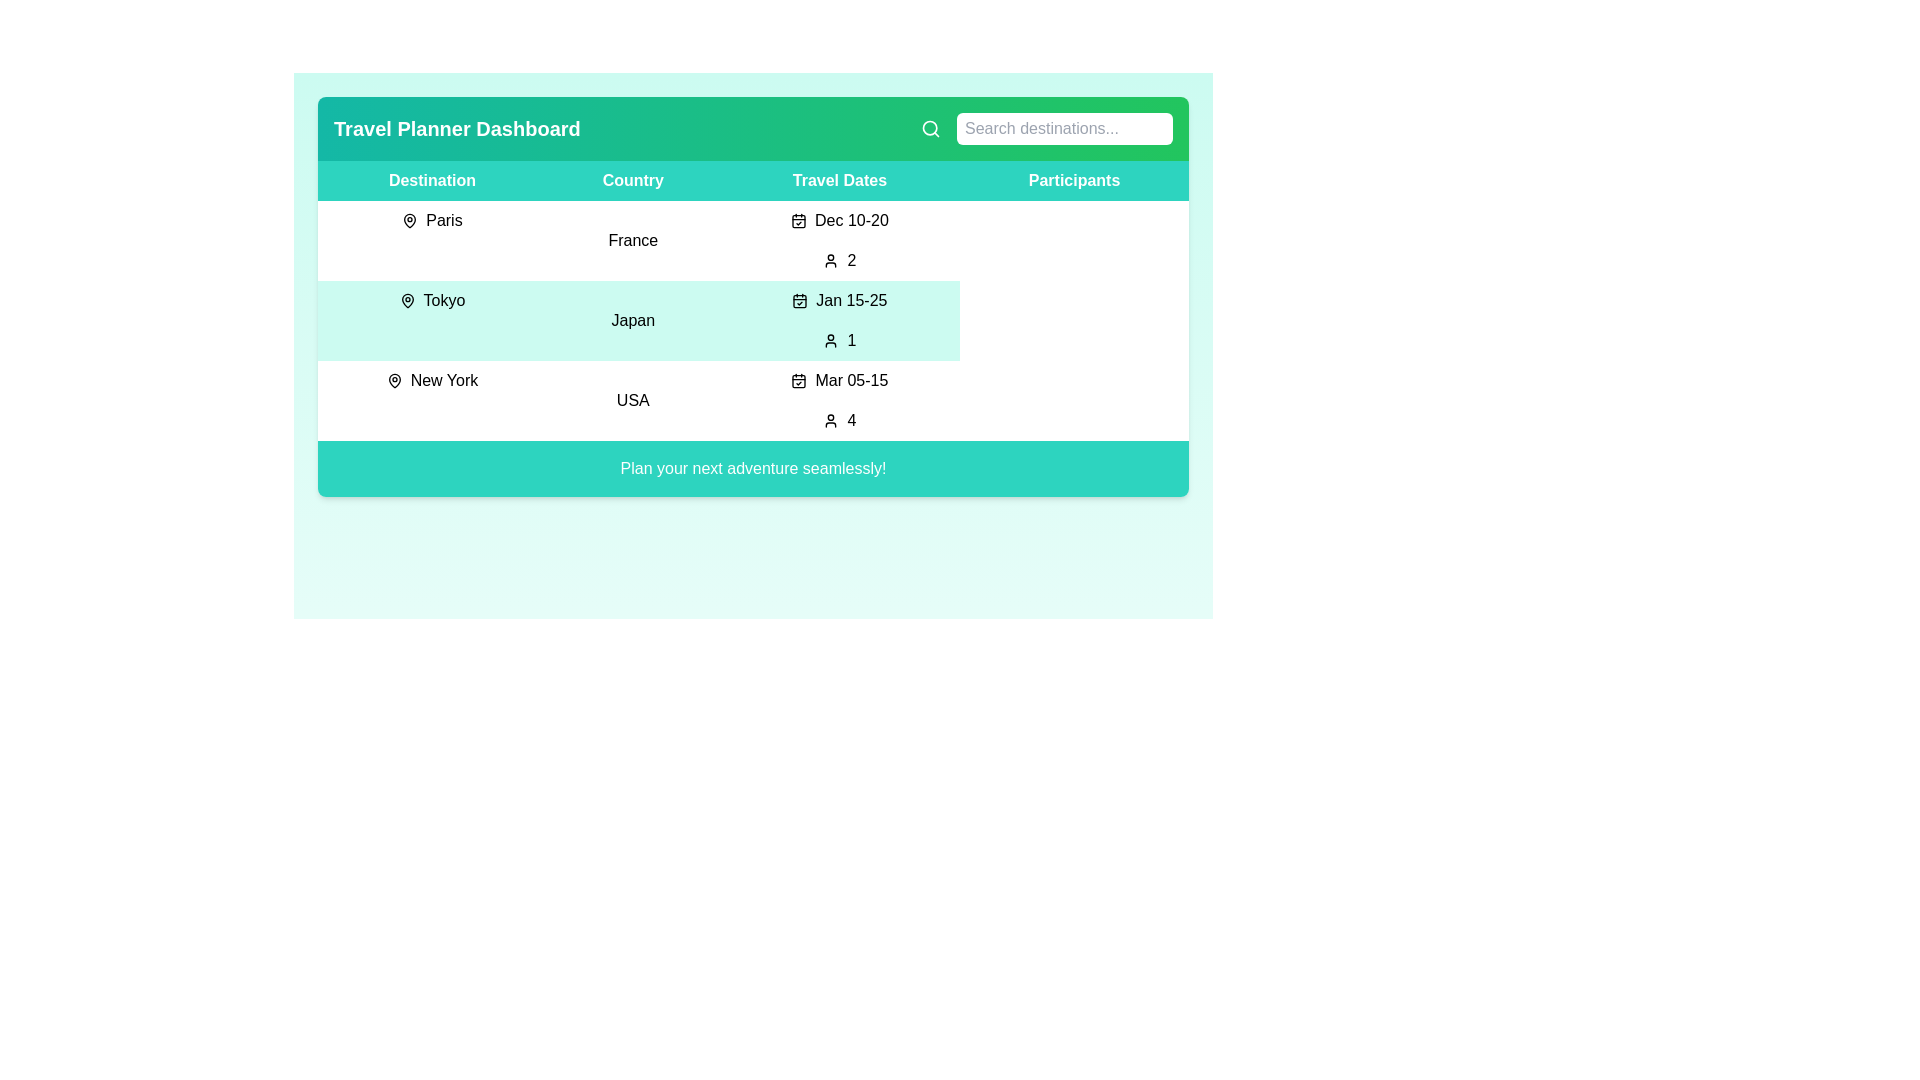 The width and height of the screenshot is (1920, 1080). I want to click on the travel dates icon located to the left of the text 'Mar 05-15' in the table row for context, so click(798, 381).